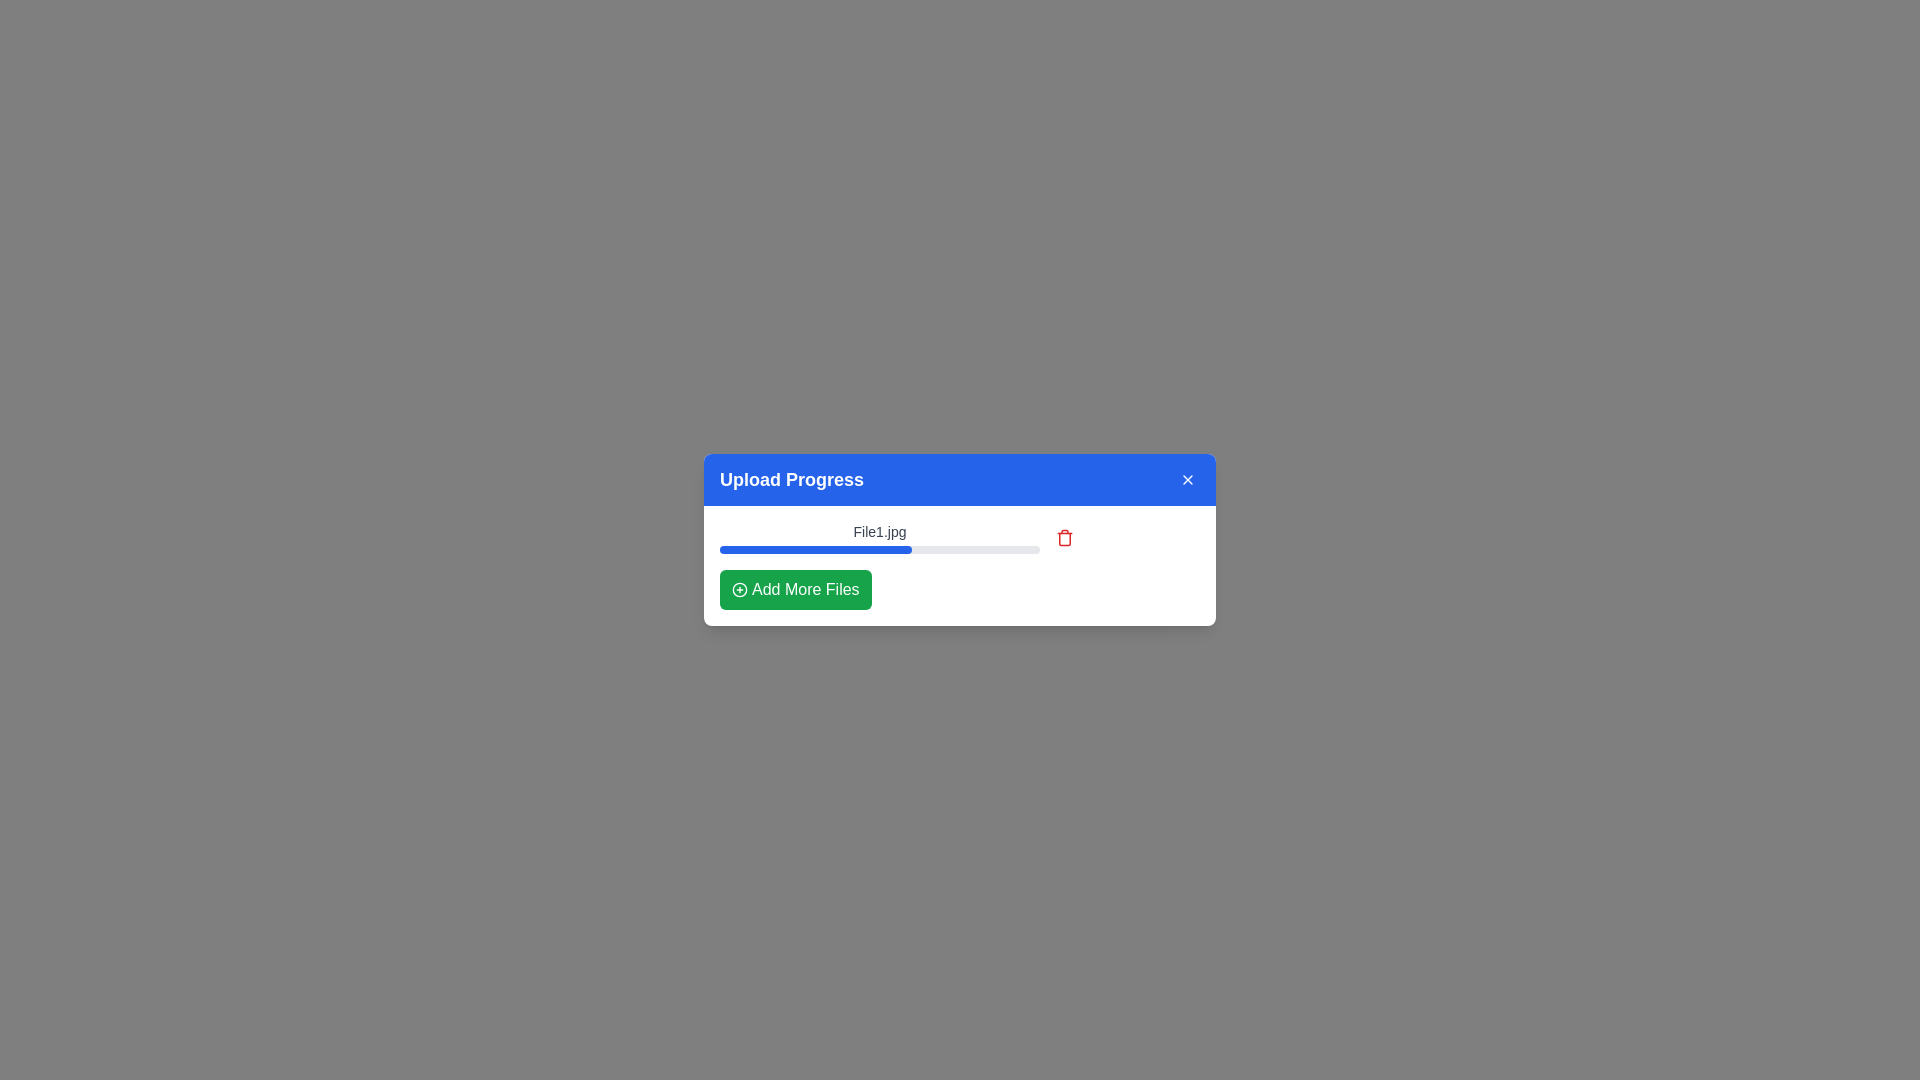 The height and width of the screenshot is (1080, 1920). I want to click on the circular '+' icon with a green stroke, part of the 'Add More Files' button located at the bottom left of the 'Upload Progress' modal, so click(738, 589).